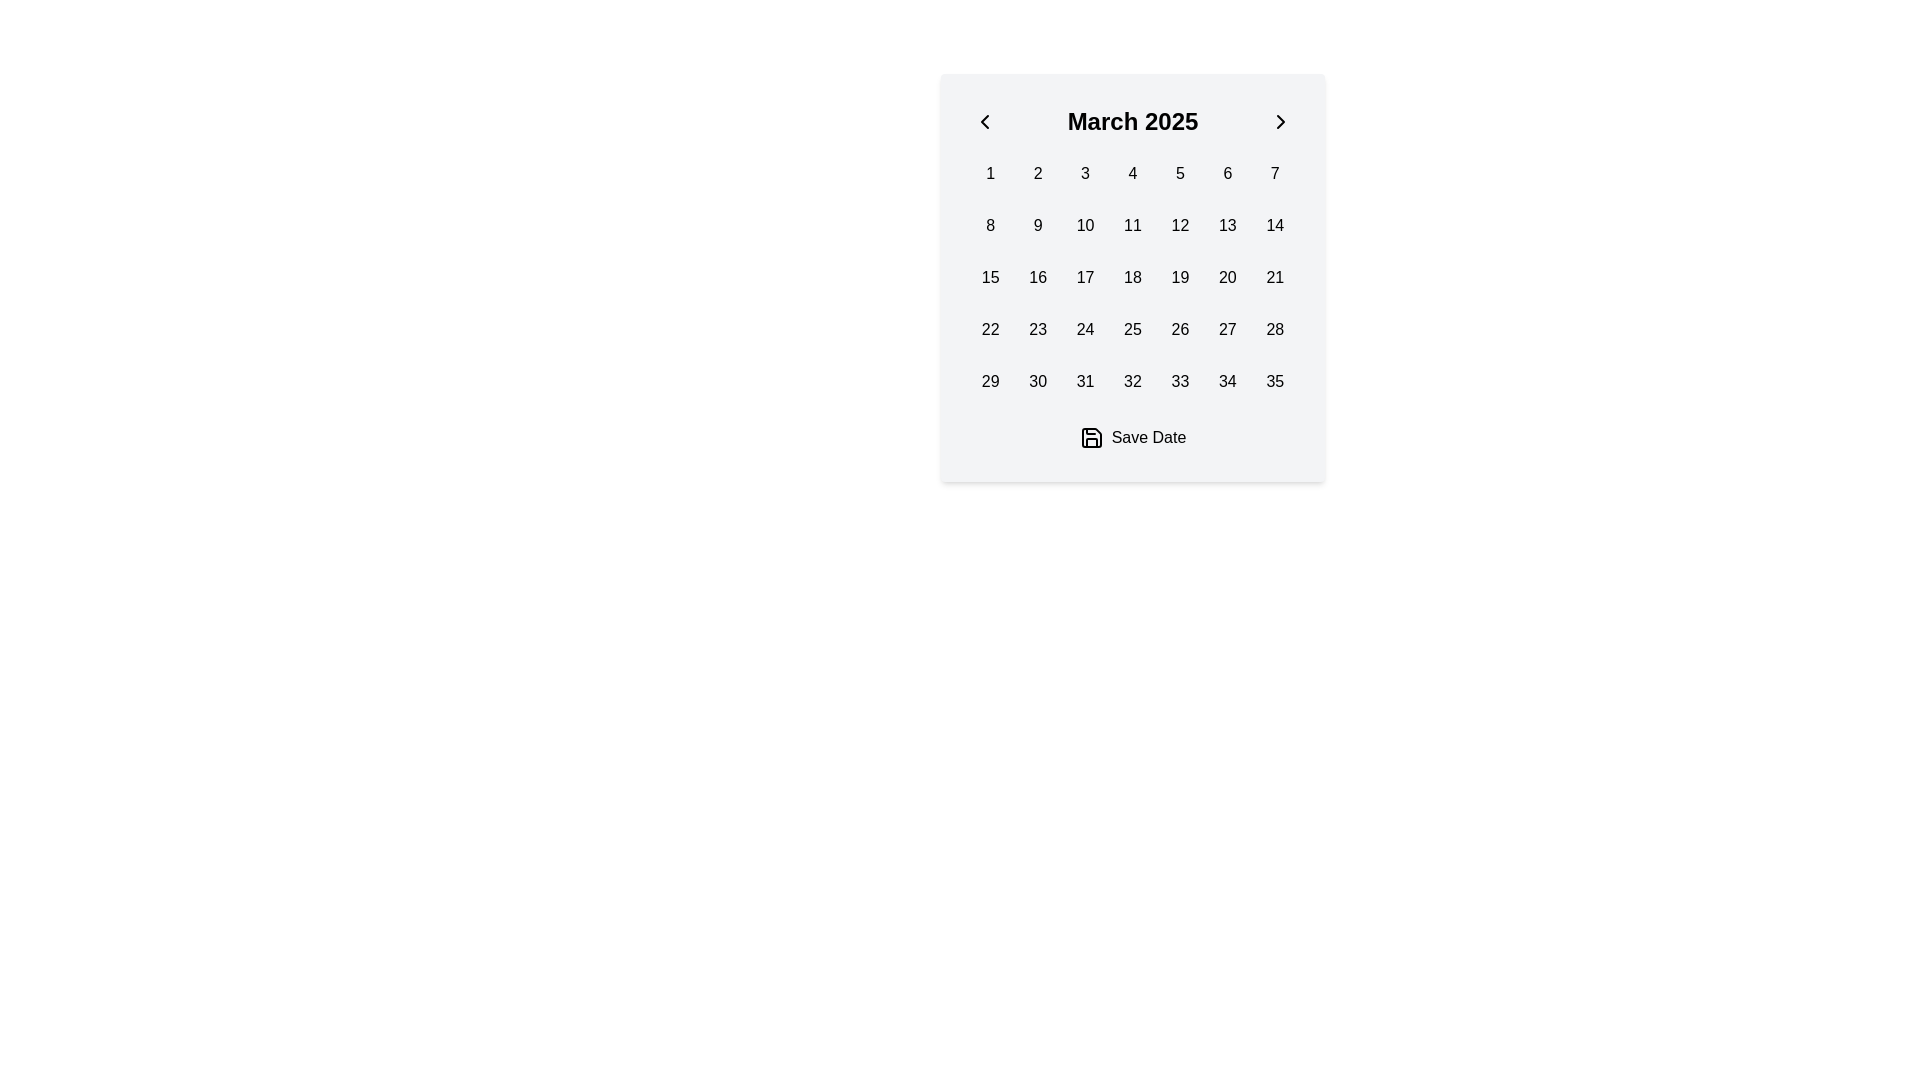 The width and height of the screenshot is (1920, 1080). Describe the element at coordinates (1037, 225) in the screenshot. I see `the button labeled '9' in the calendar interface` at that location.